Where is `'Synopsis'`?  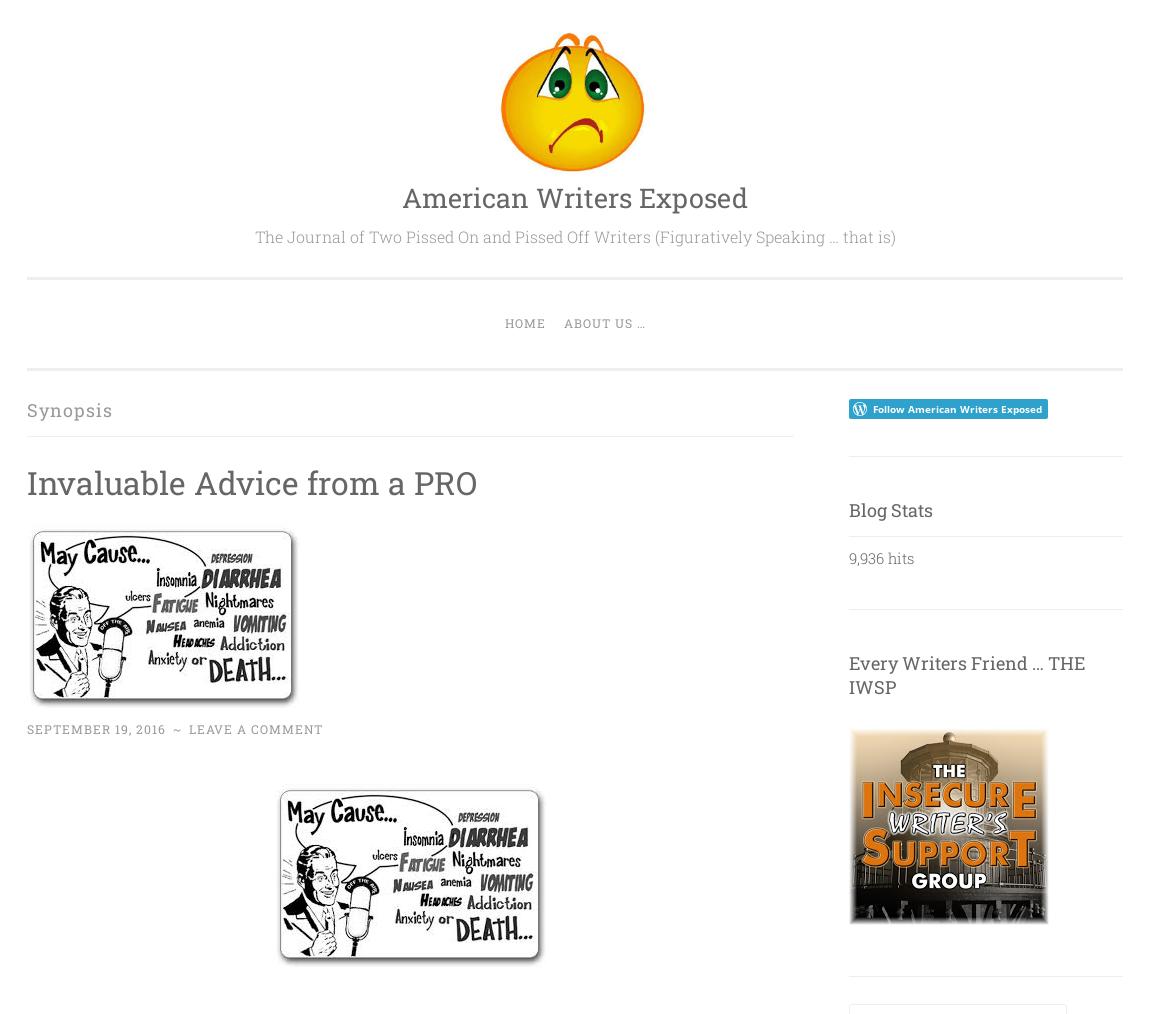 'Synopsis' is located at coordinates (69, 408).